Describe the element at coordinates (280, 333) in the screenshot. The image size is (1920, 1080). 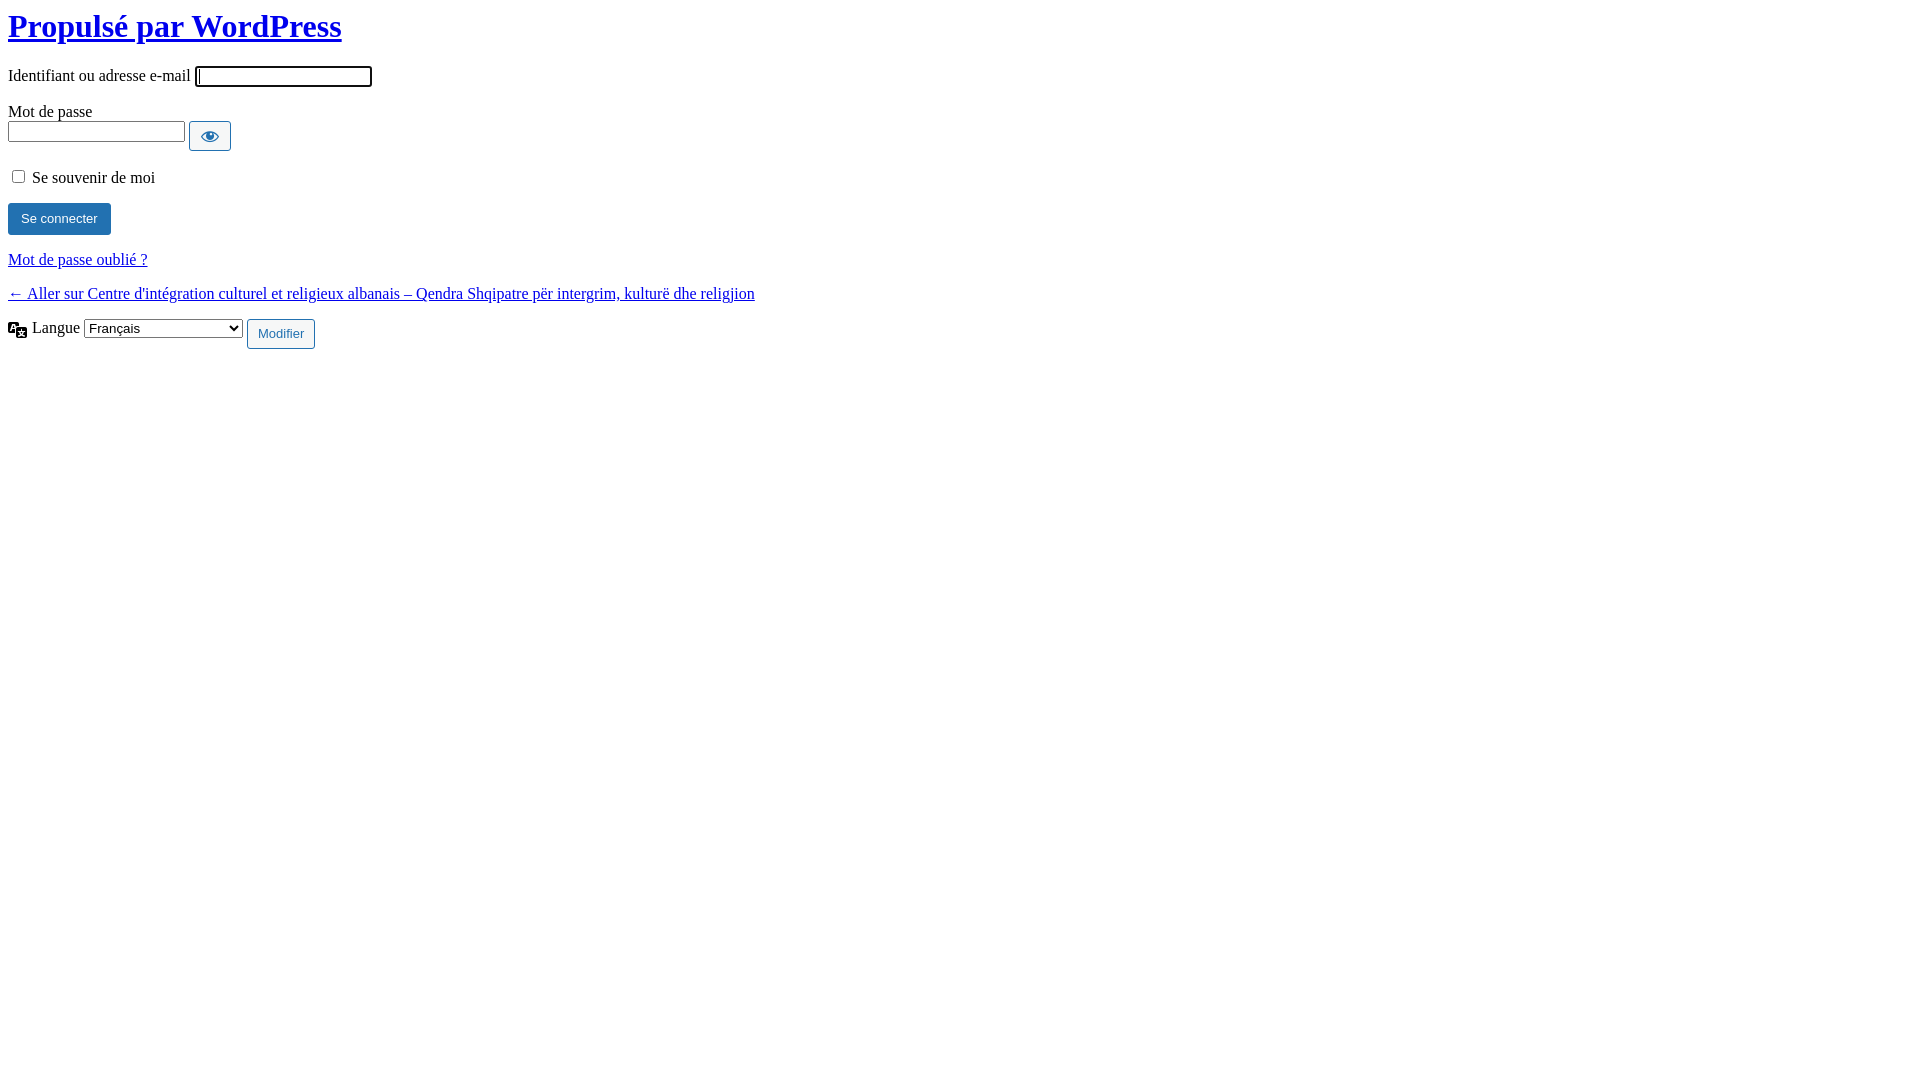
I see `'Modifier'` at that location.